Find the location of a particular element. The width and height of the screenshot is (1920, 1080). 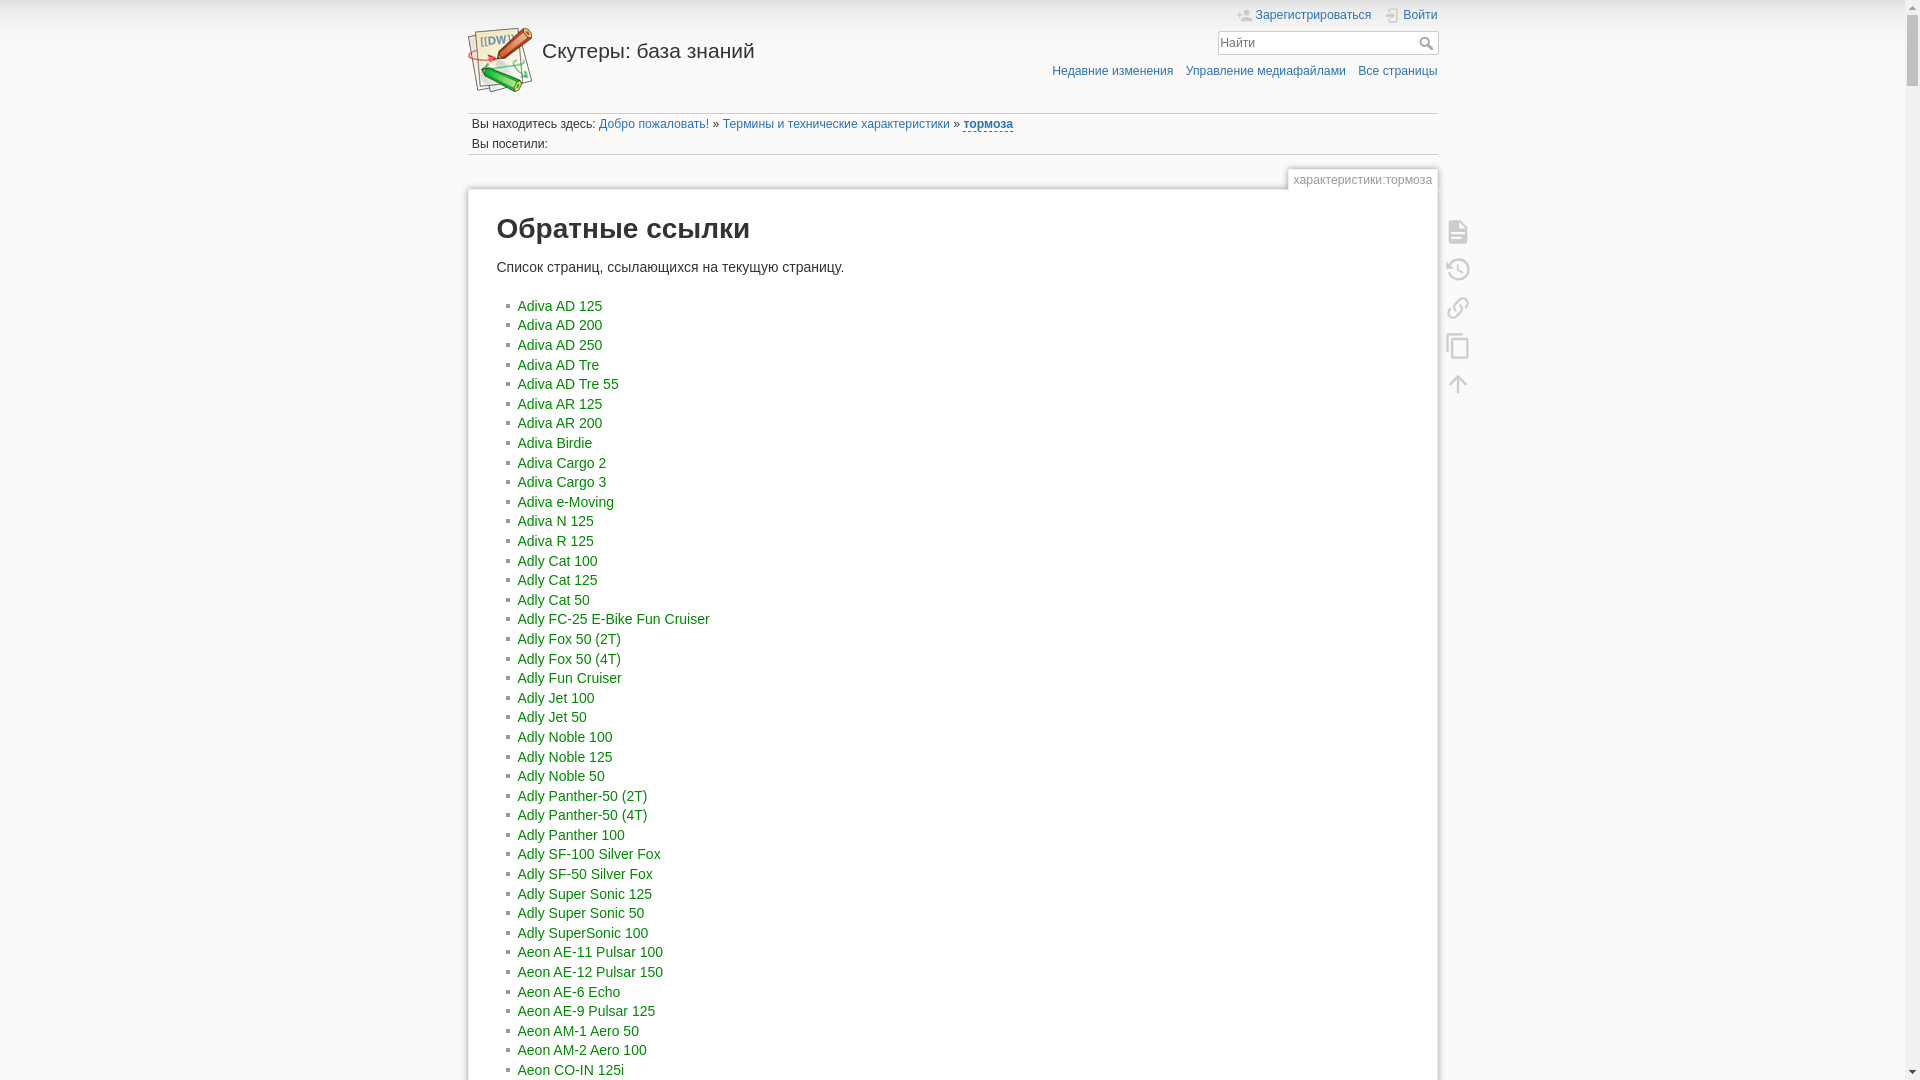

'Aeon AE-12 Pulsar 150' is located at coordinates (589, 971).